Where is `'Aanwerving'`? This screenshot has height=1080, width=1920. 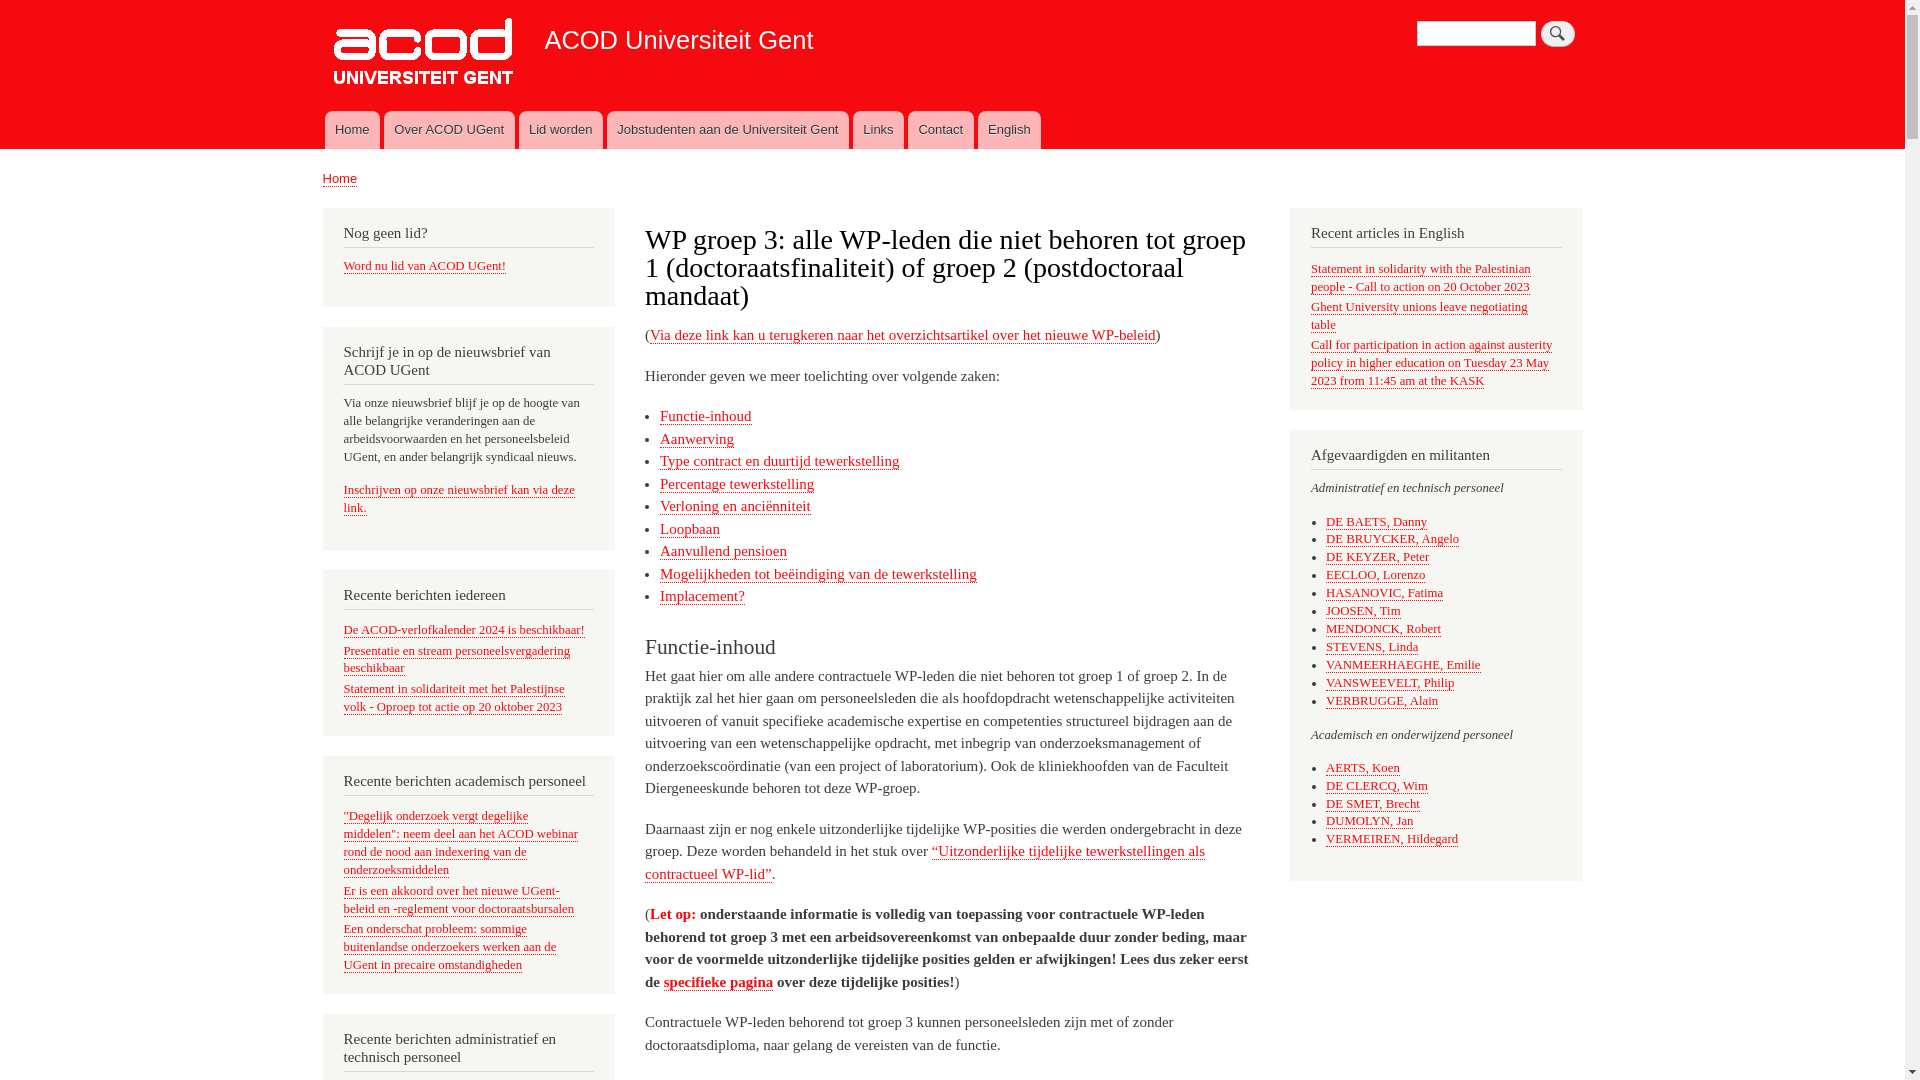 'Aanwerving' is located at coordinates (696, 438).